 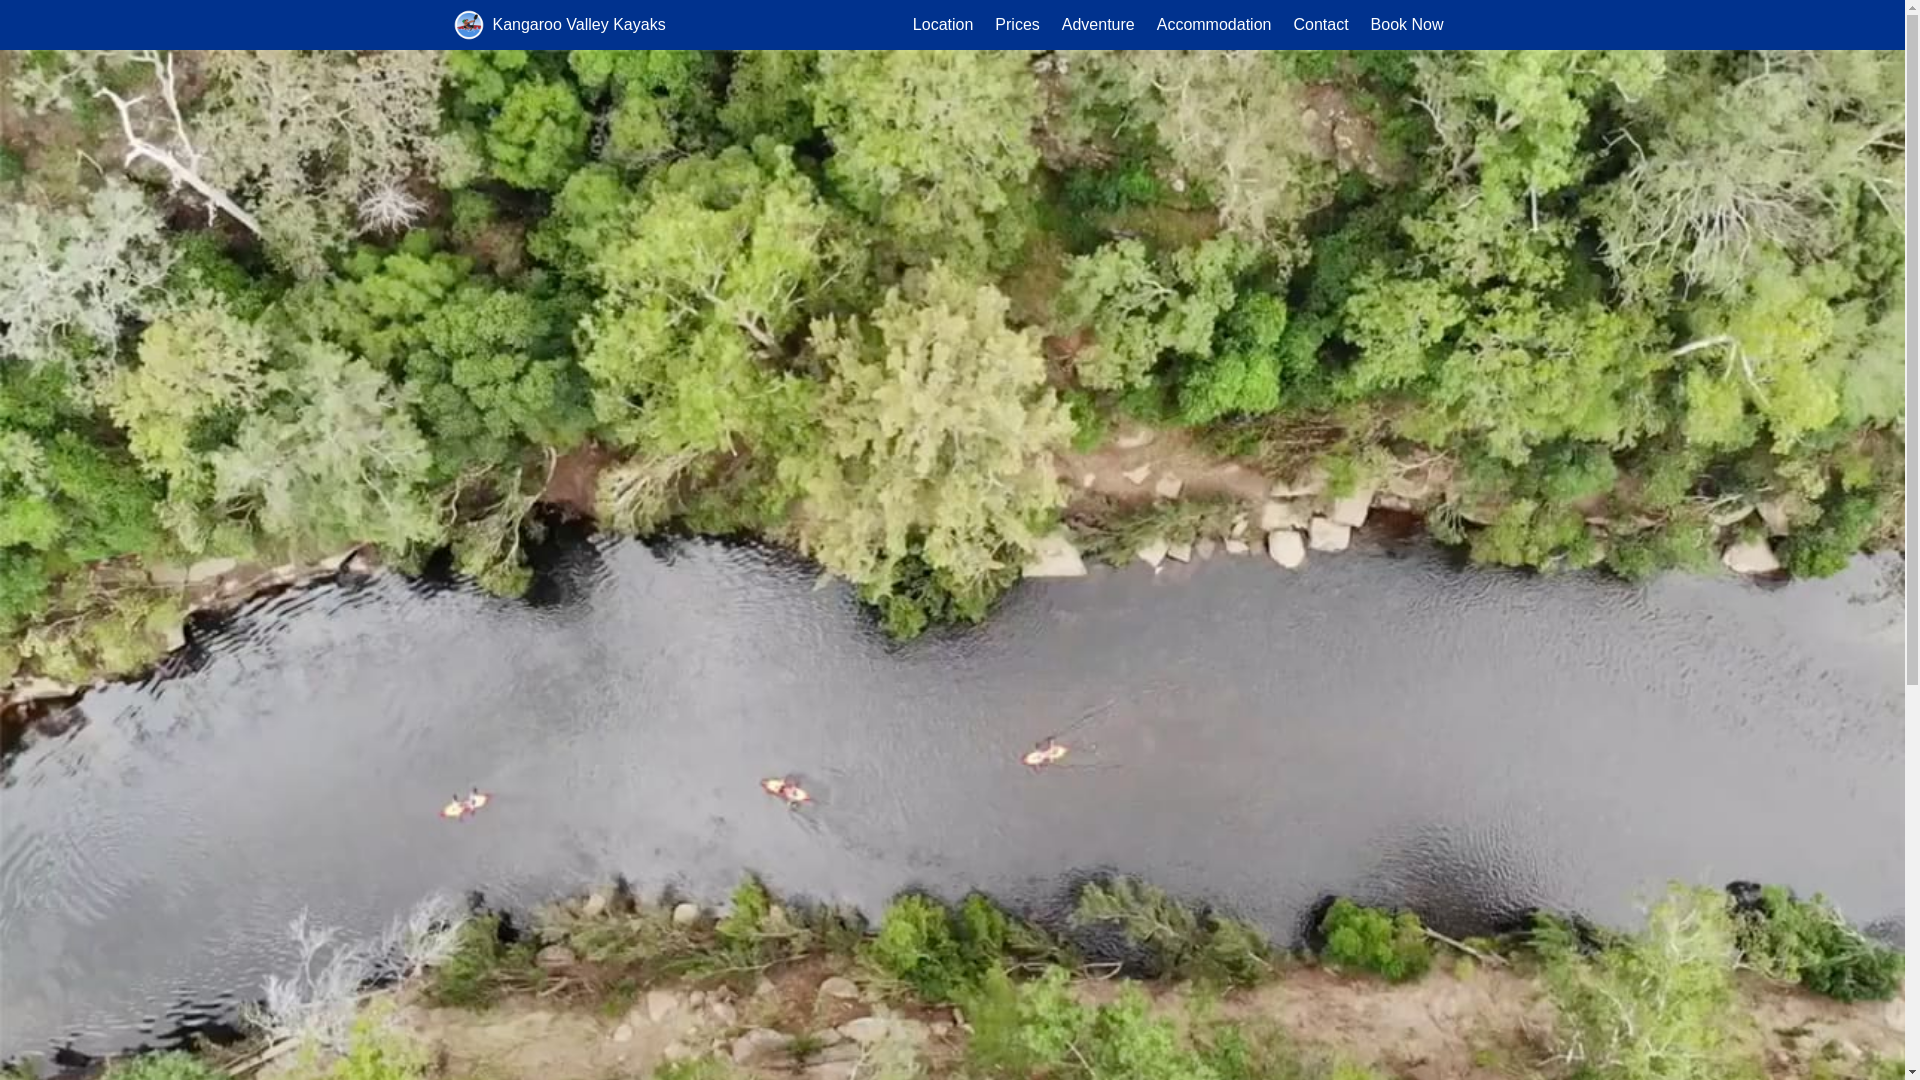 What do you see at coordinates (1097, 24) in the screenshot?
I see `'Adventure'` at bounding box center [1097, 24].